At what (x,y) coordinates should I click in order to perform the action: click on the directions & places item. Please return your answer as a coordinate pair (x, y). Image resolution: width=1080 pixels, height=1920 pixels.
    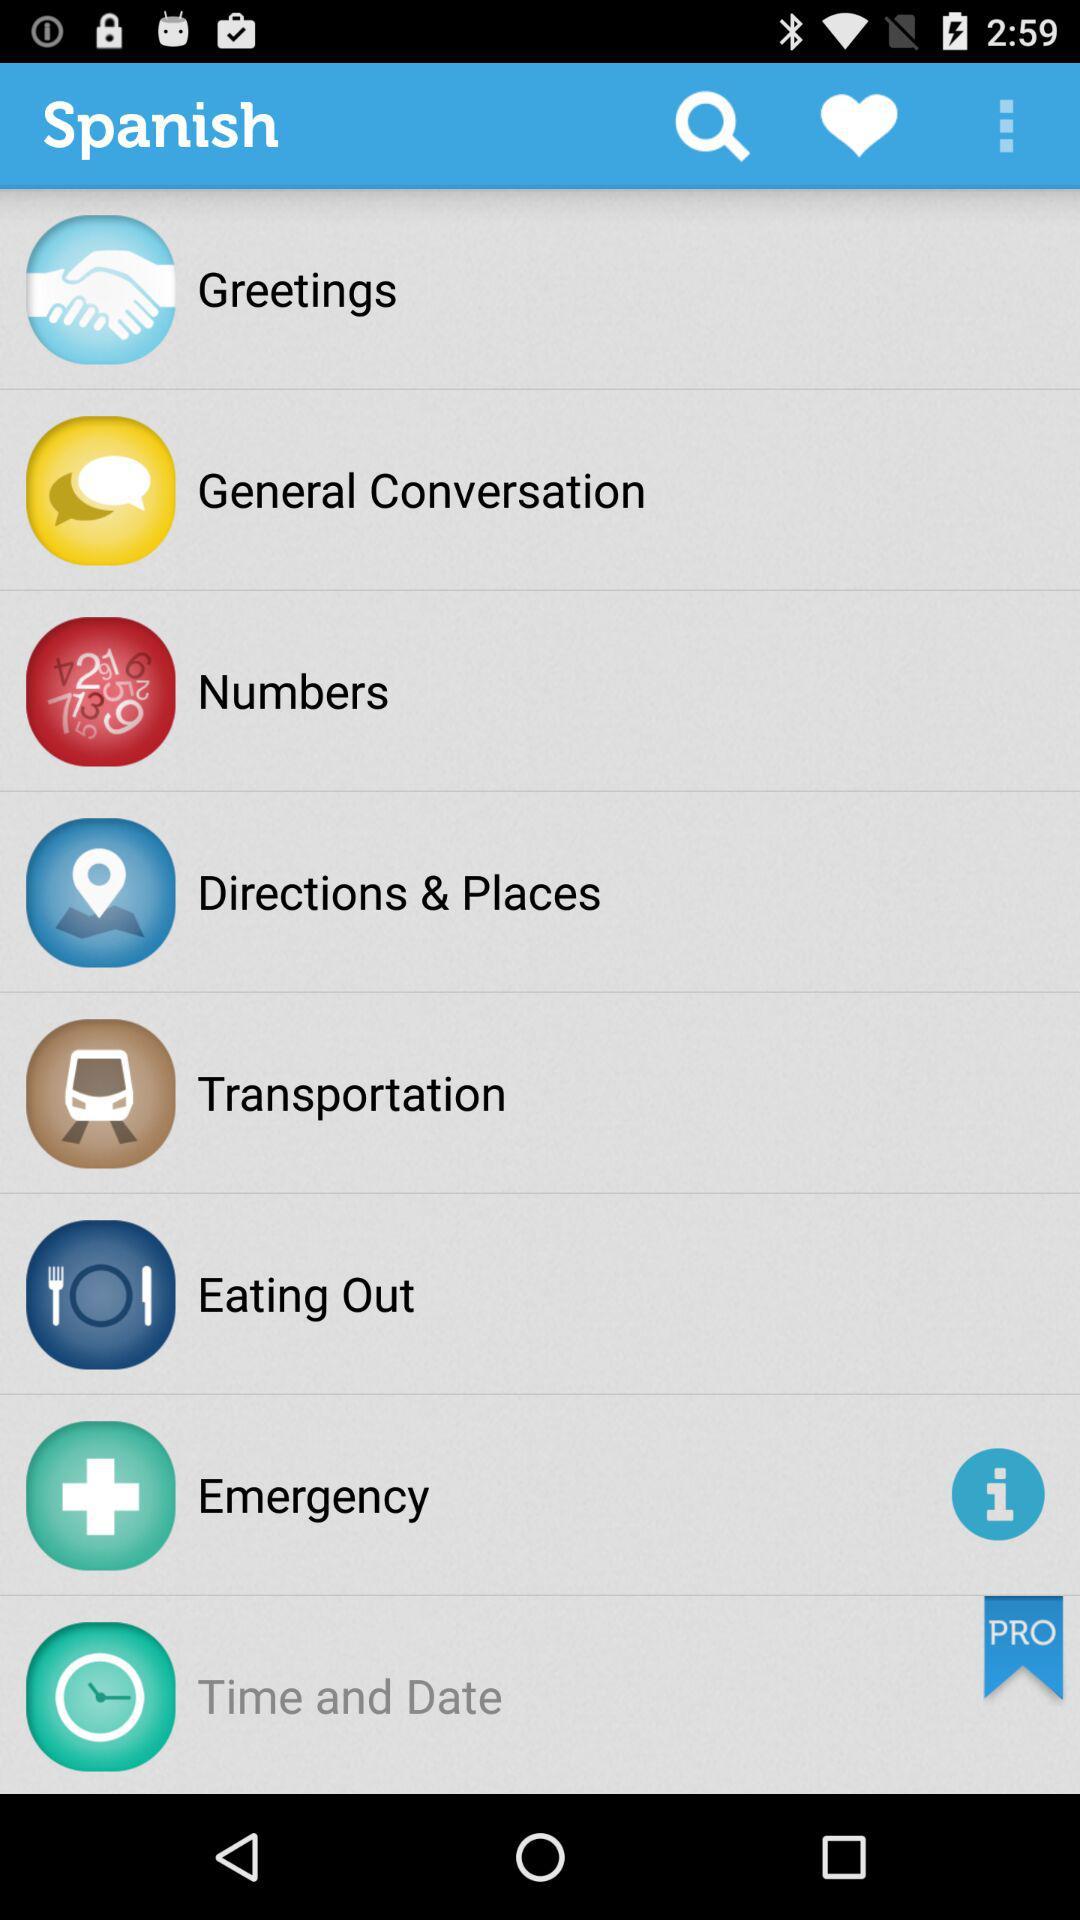
    Looking at the image, I should click on (399, 890).